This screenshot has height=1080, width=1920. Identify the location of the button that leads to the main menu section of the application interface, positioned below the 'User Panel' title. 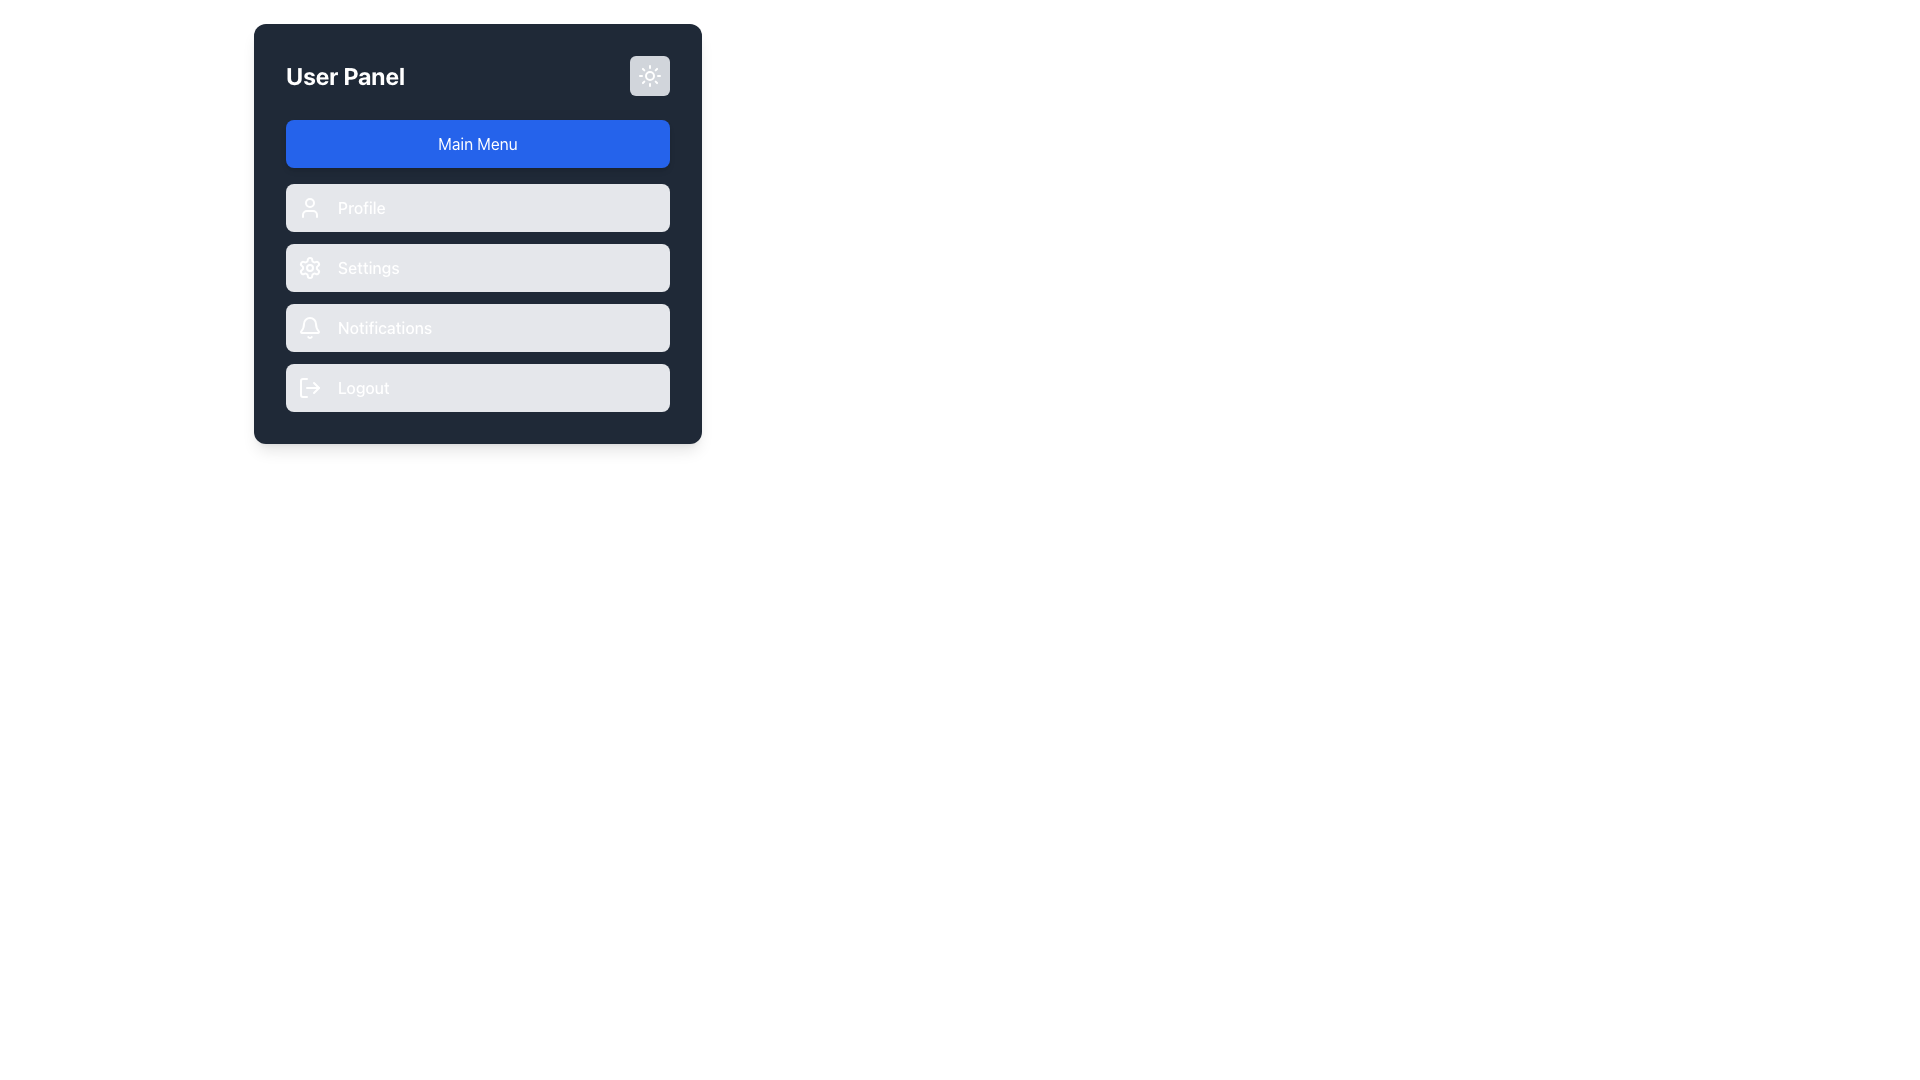
(477, 142).